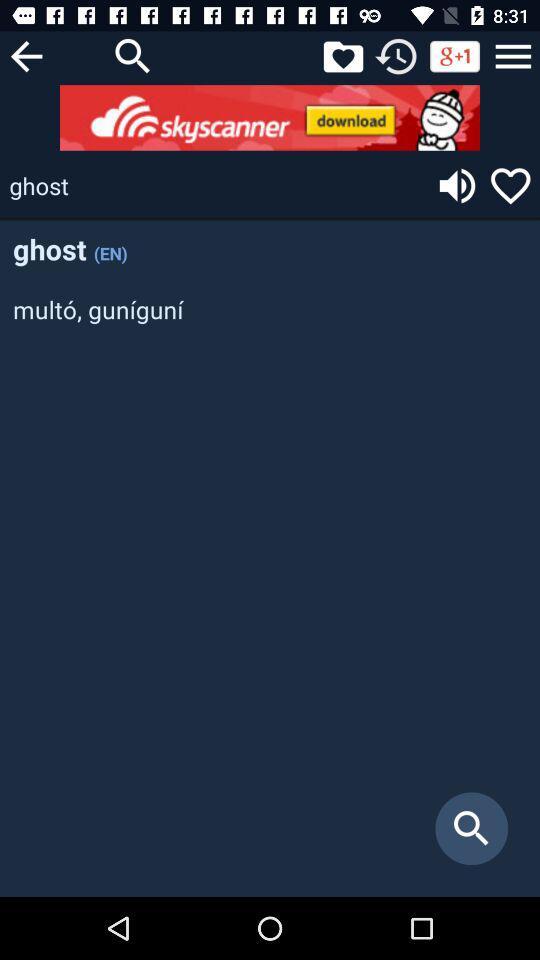 This screenshot has height=960, width=540. What do you see at coordinates (342, 55) in the screenshot?
I see `fevorited` at bounding box center [342, 55].